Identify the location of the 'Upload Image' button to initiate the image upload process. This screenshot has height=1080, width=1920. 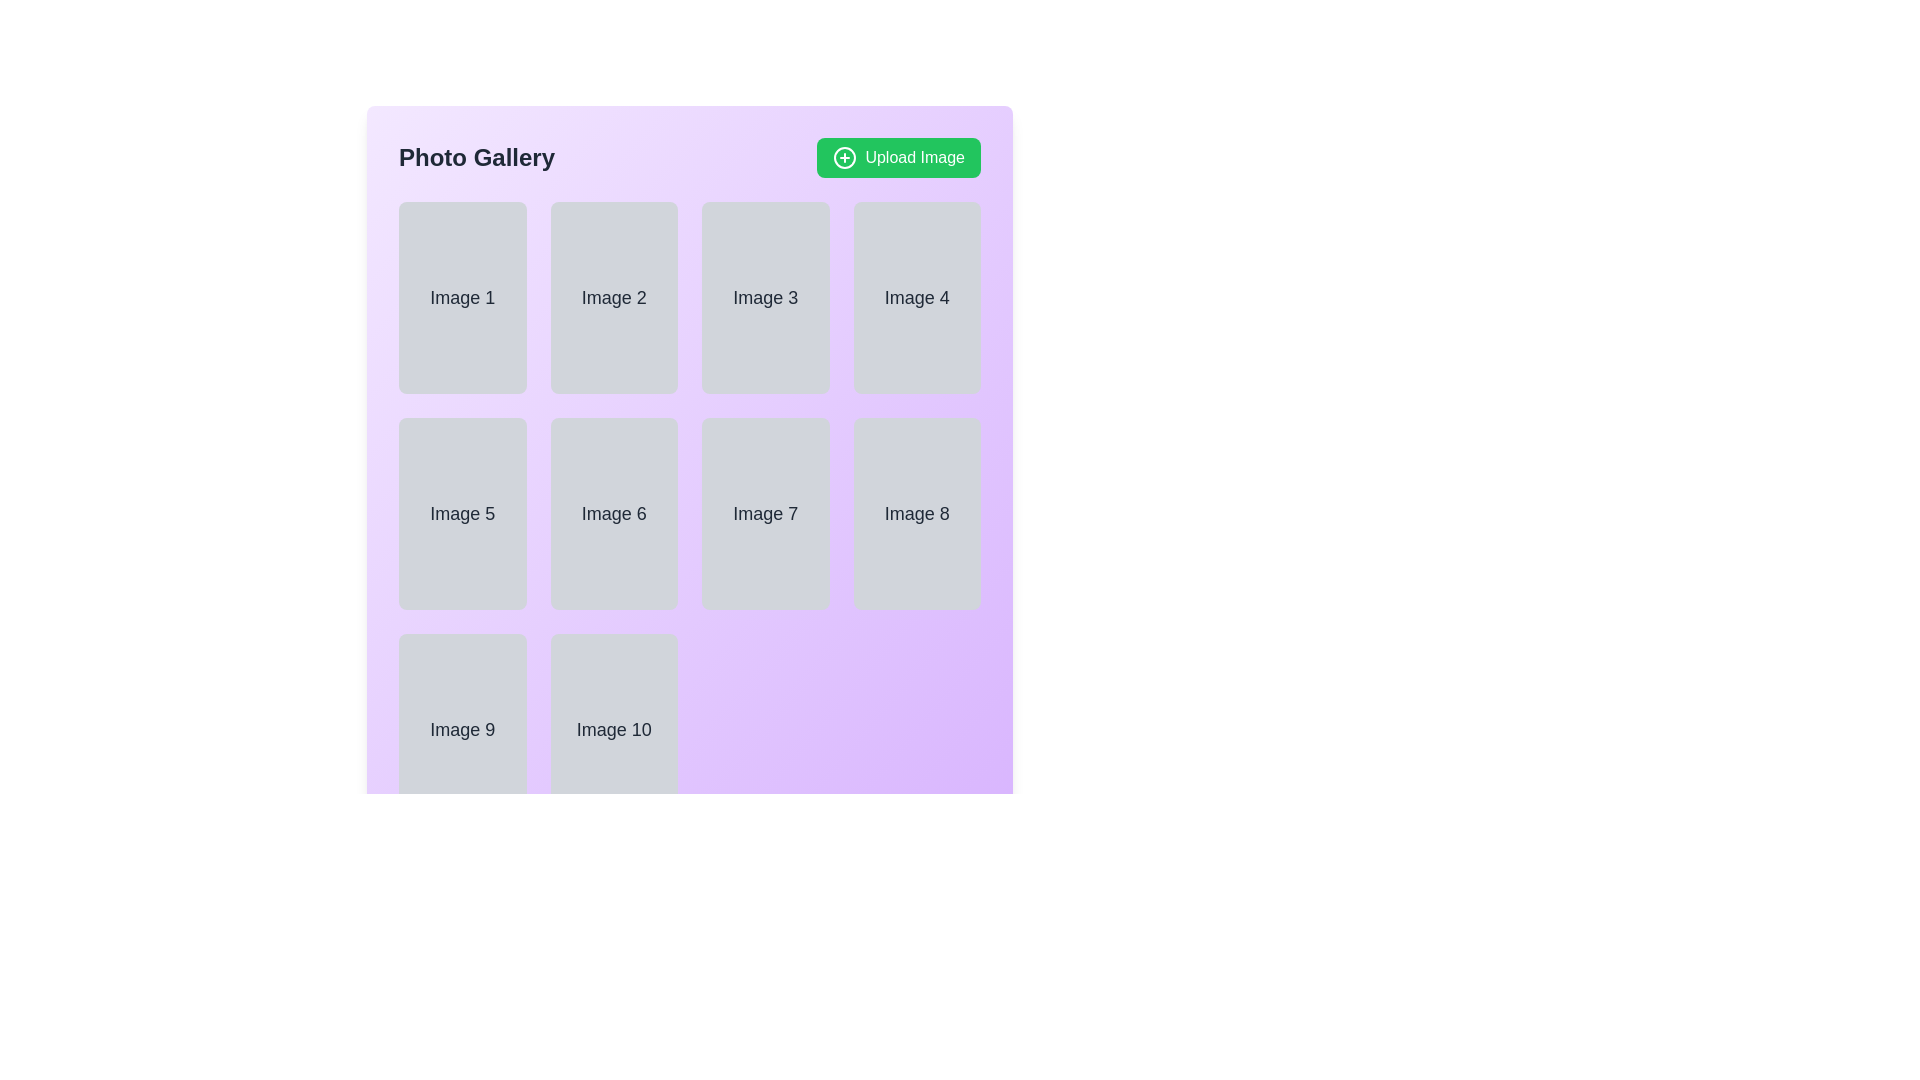
(897, 157).